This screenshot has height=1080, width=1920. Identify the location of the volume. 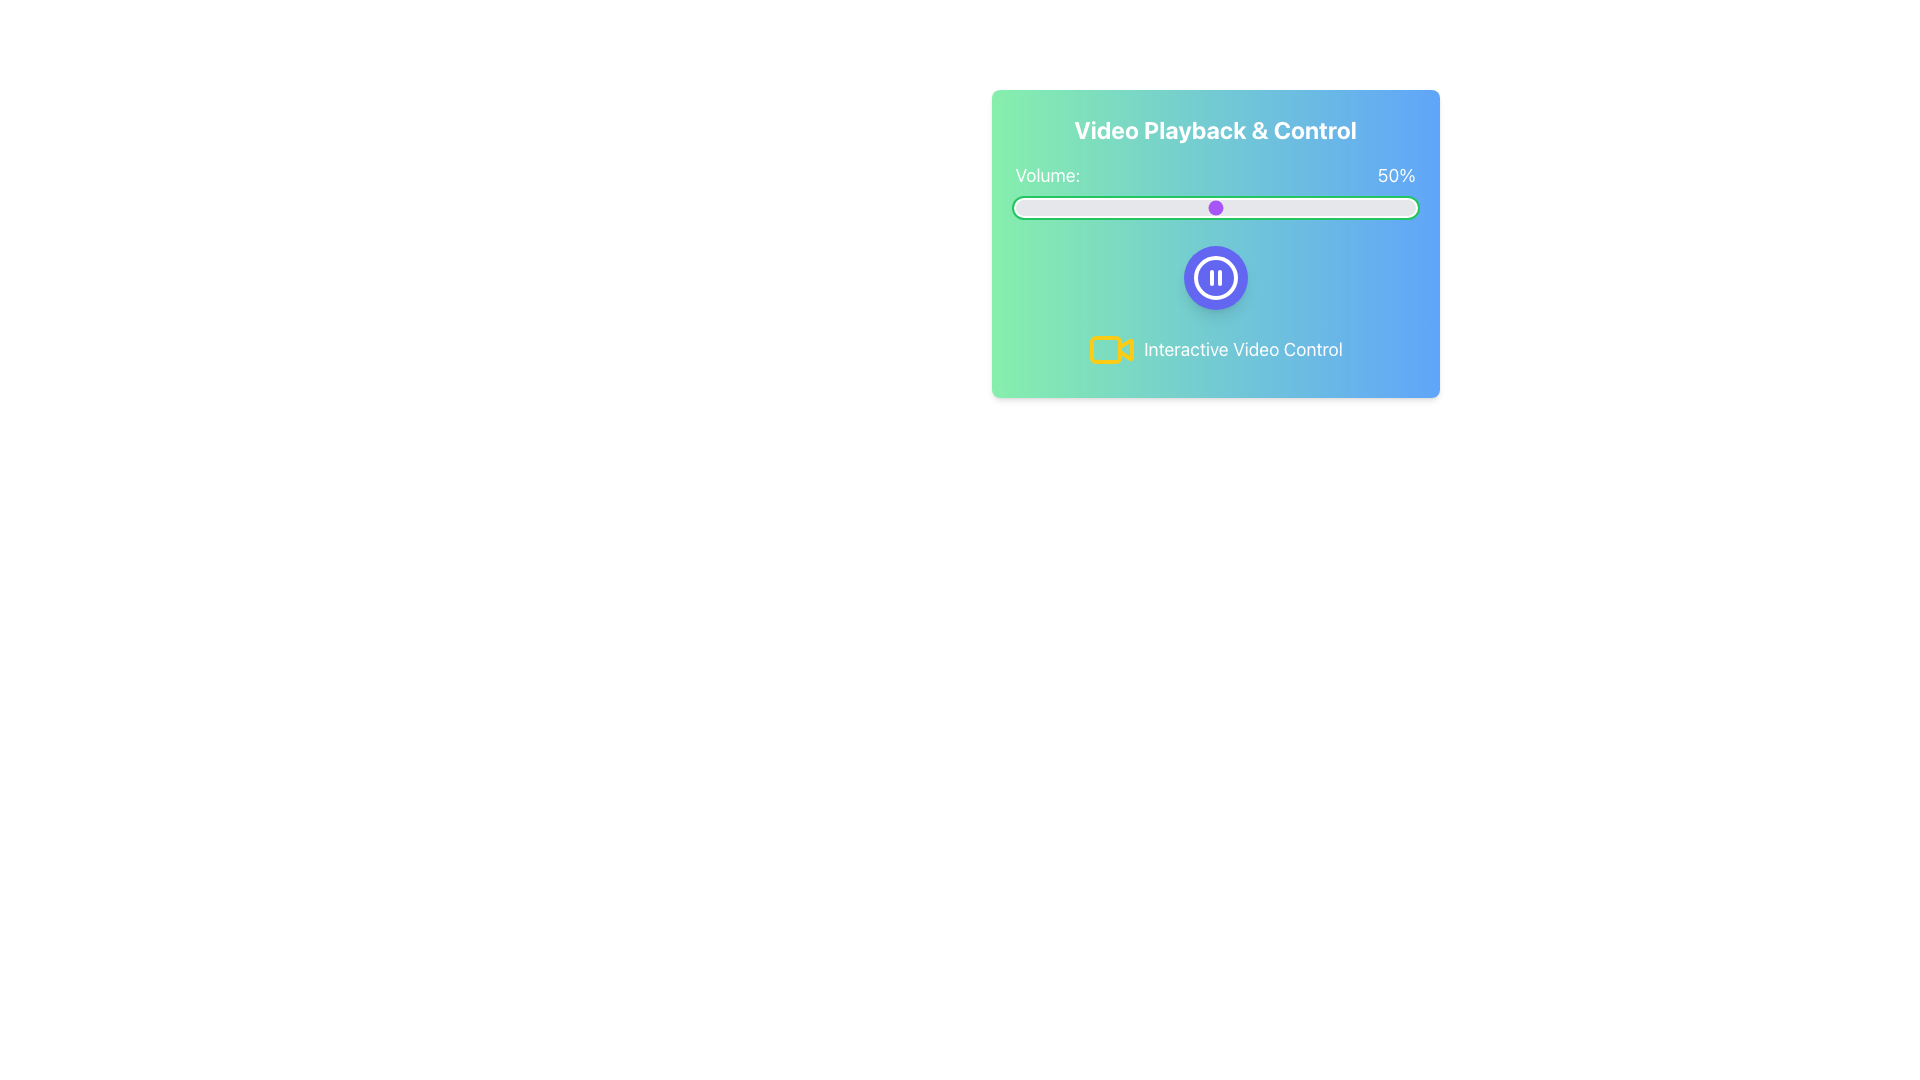
(1386, 208).